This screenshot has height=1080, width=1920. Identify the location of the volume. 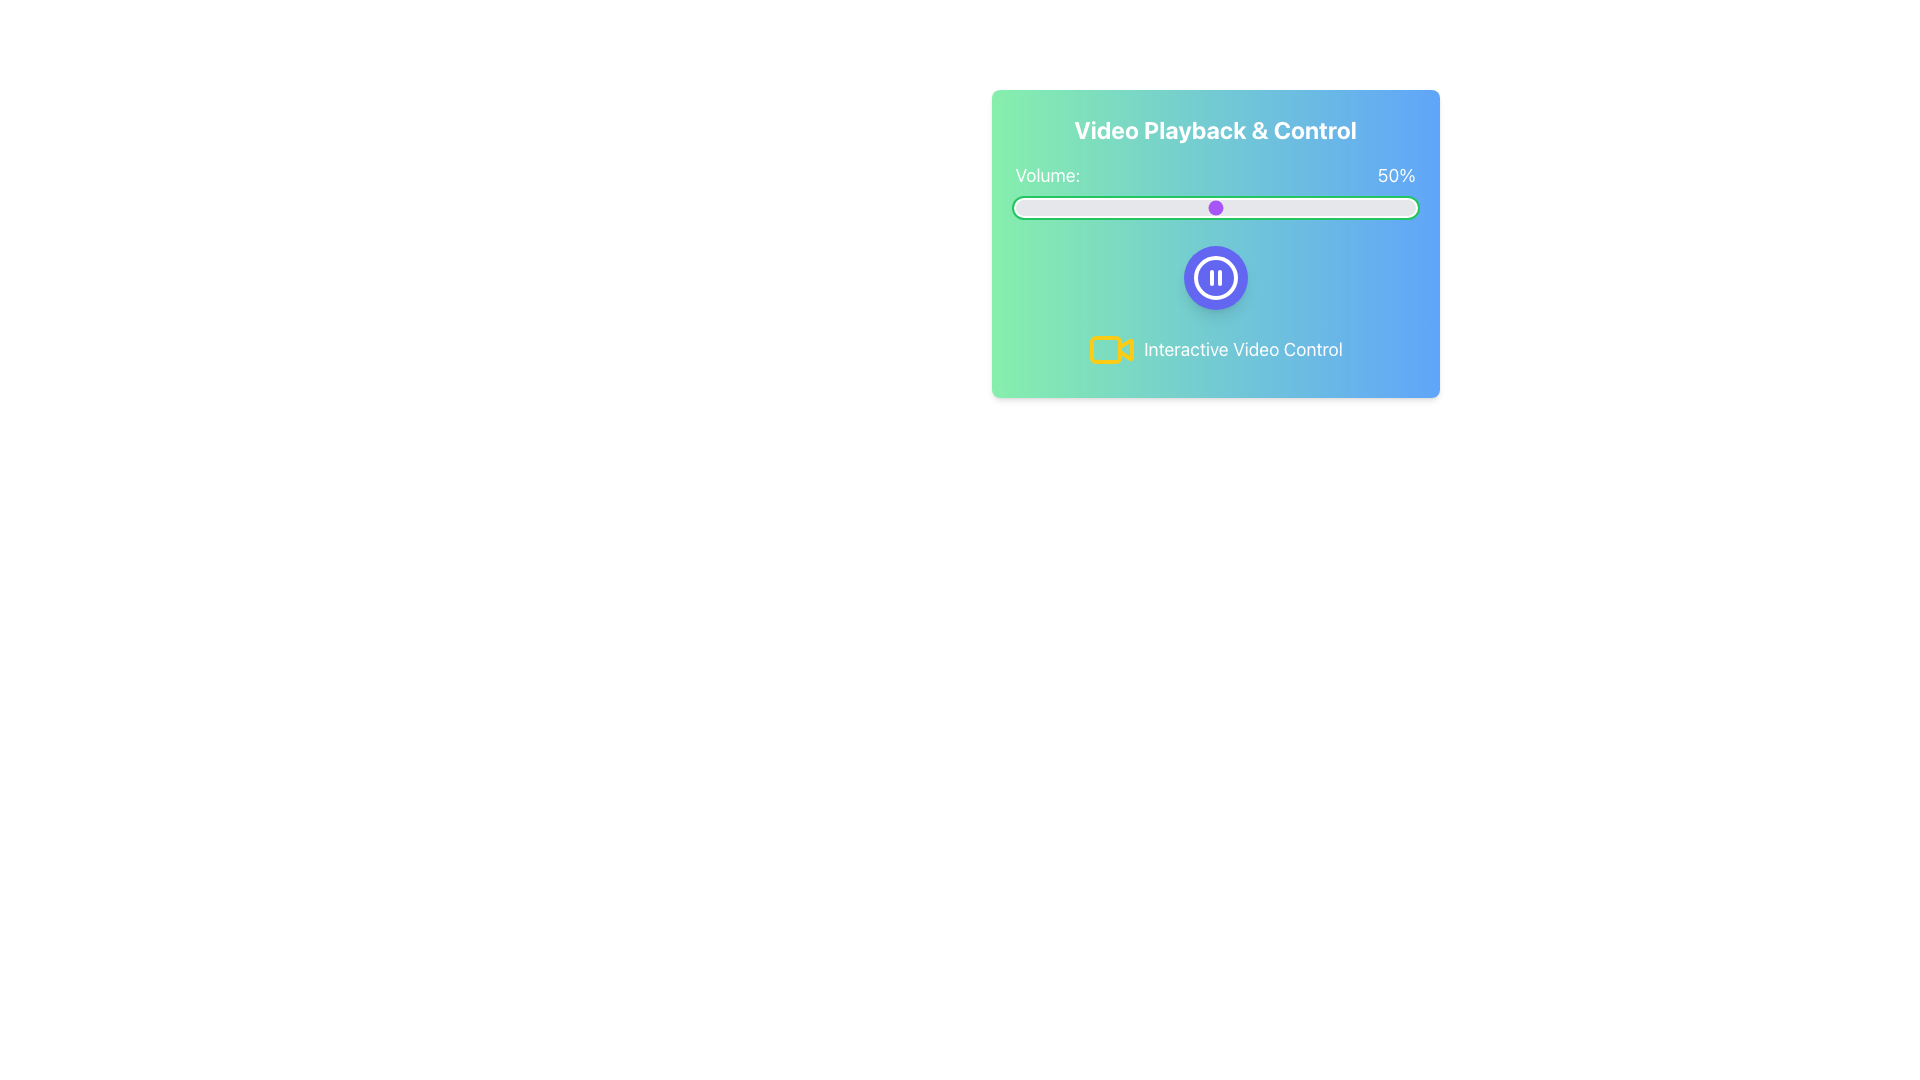
(1386, 208).